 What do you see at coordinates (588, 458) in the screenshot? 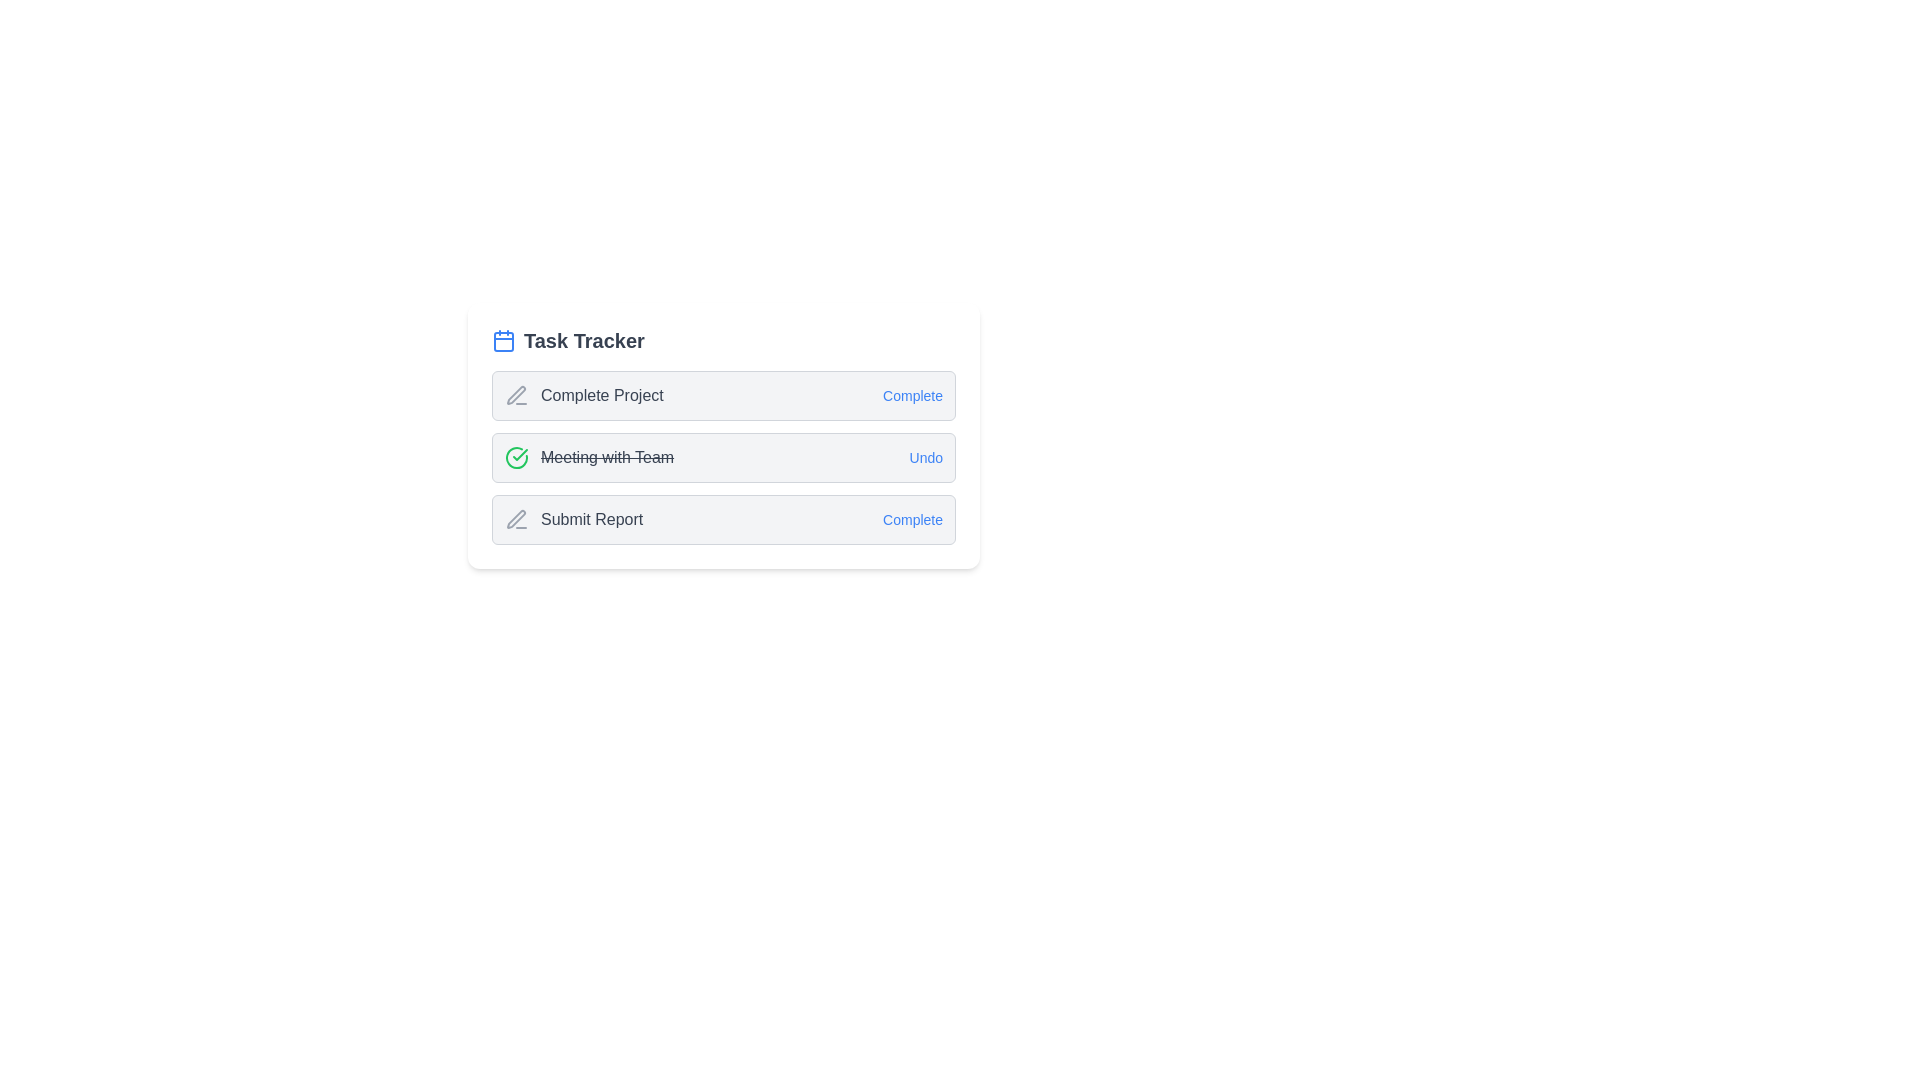
I see `the text block labeled 'Meeting with Team' which is styled with a gray line crossing through it, indicating a completed task, located next to a green checkmark icon` at bounding box center [588, 458].